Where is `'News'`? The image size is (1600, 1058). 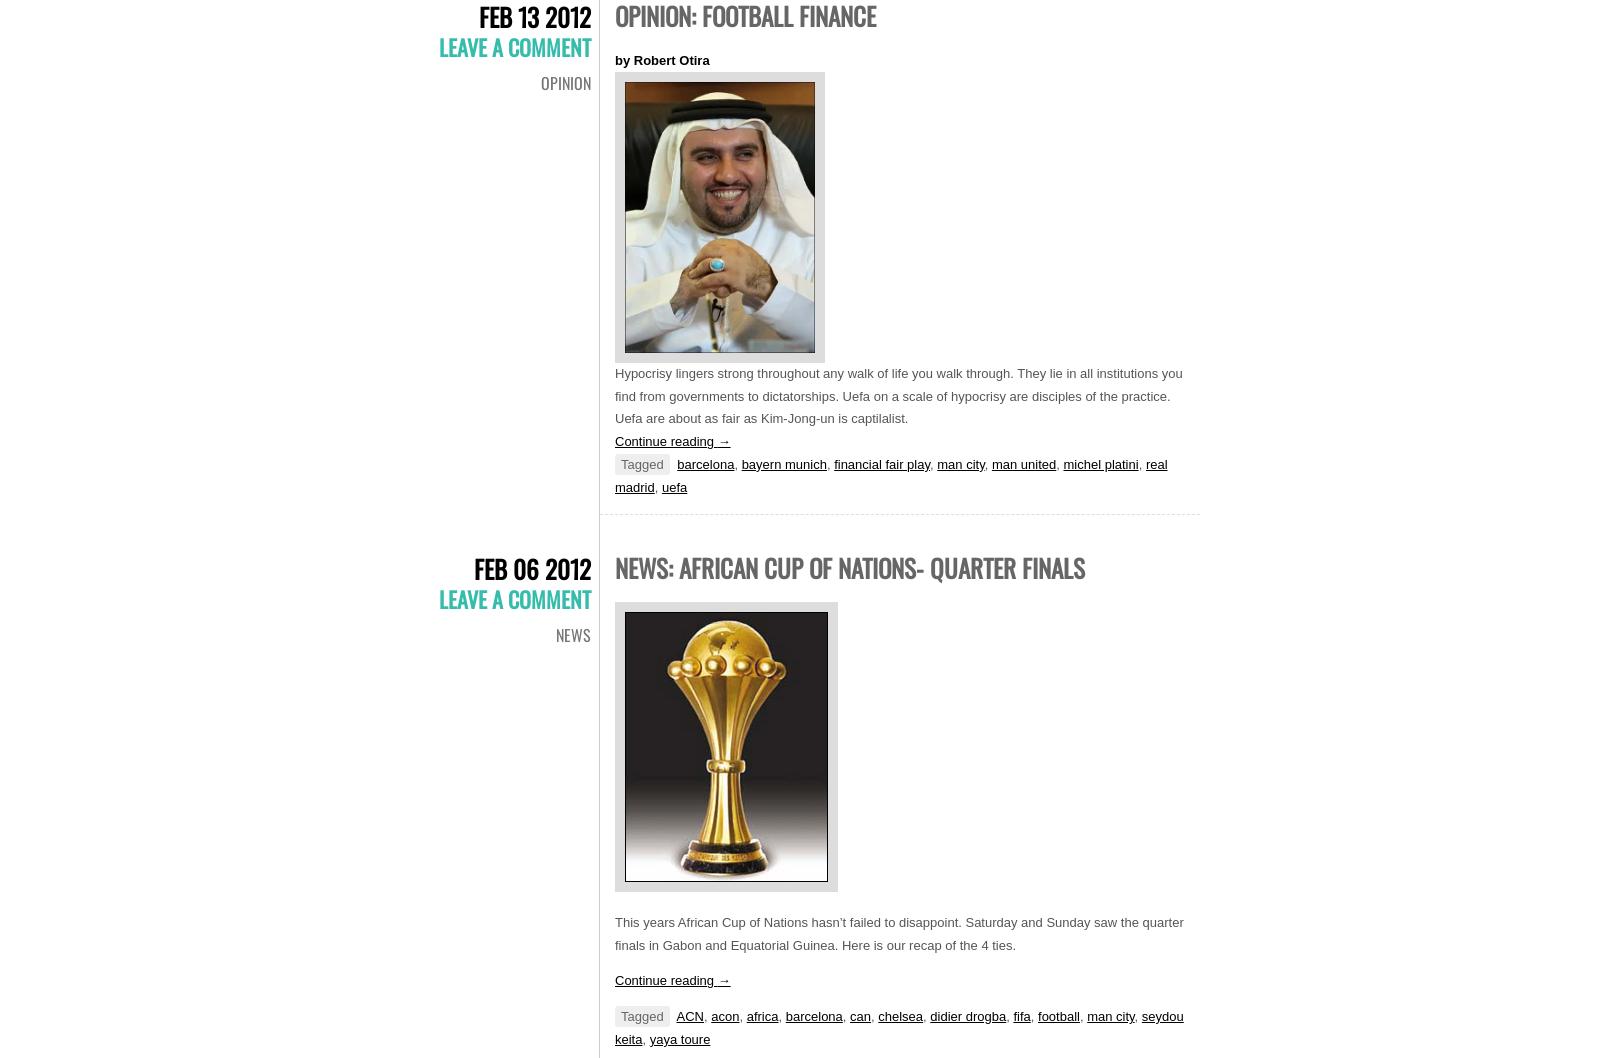
'News' is located at coordinates (572, 634).